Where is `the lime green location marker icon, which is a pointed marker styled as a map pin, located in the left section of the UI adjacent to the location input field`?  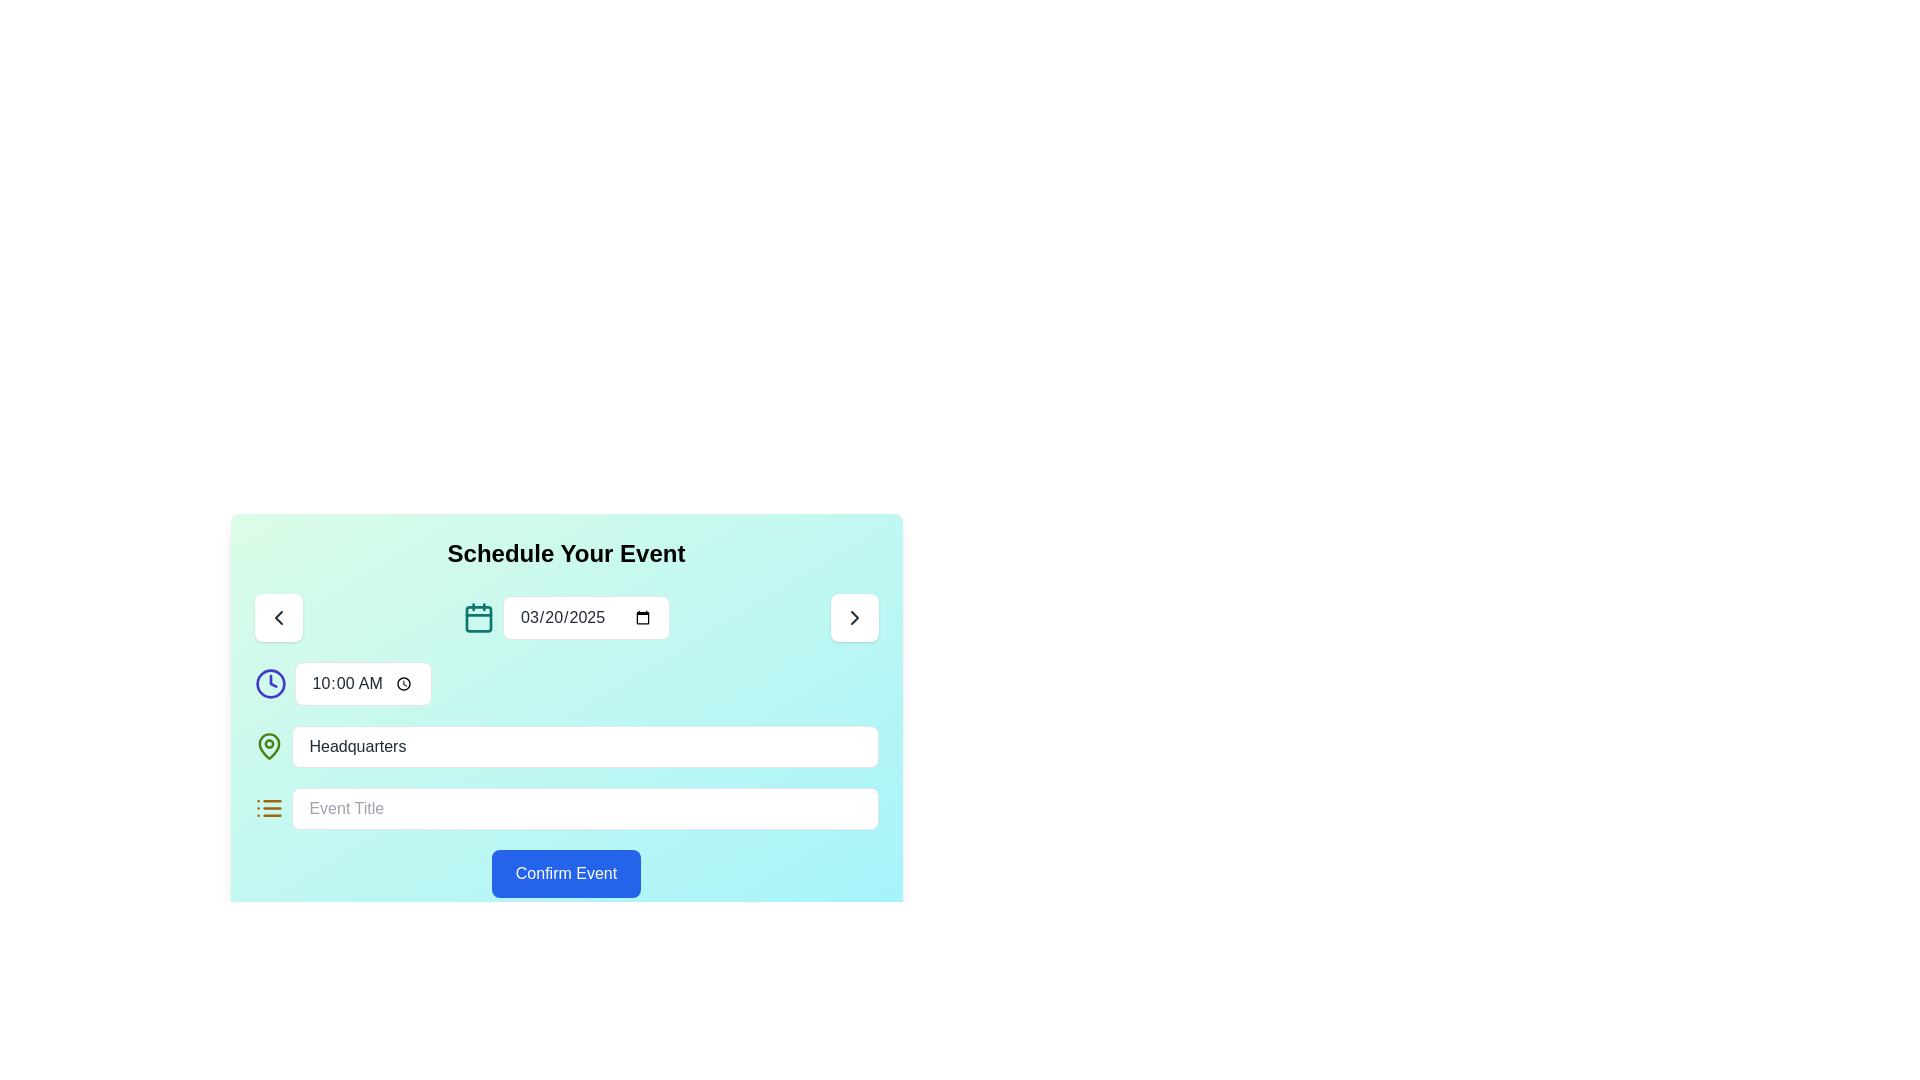 the lime green location marker icon, which is a pointed marker styled as a map pin, located in the left section of the UI adjacent to the location input field is located at coordinates (268, 747).